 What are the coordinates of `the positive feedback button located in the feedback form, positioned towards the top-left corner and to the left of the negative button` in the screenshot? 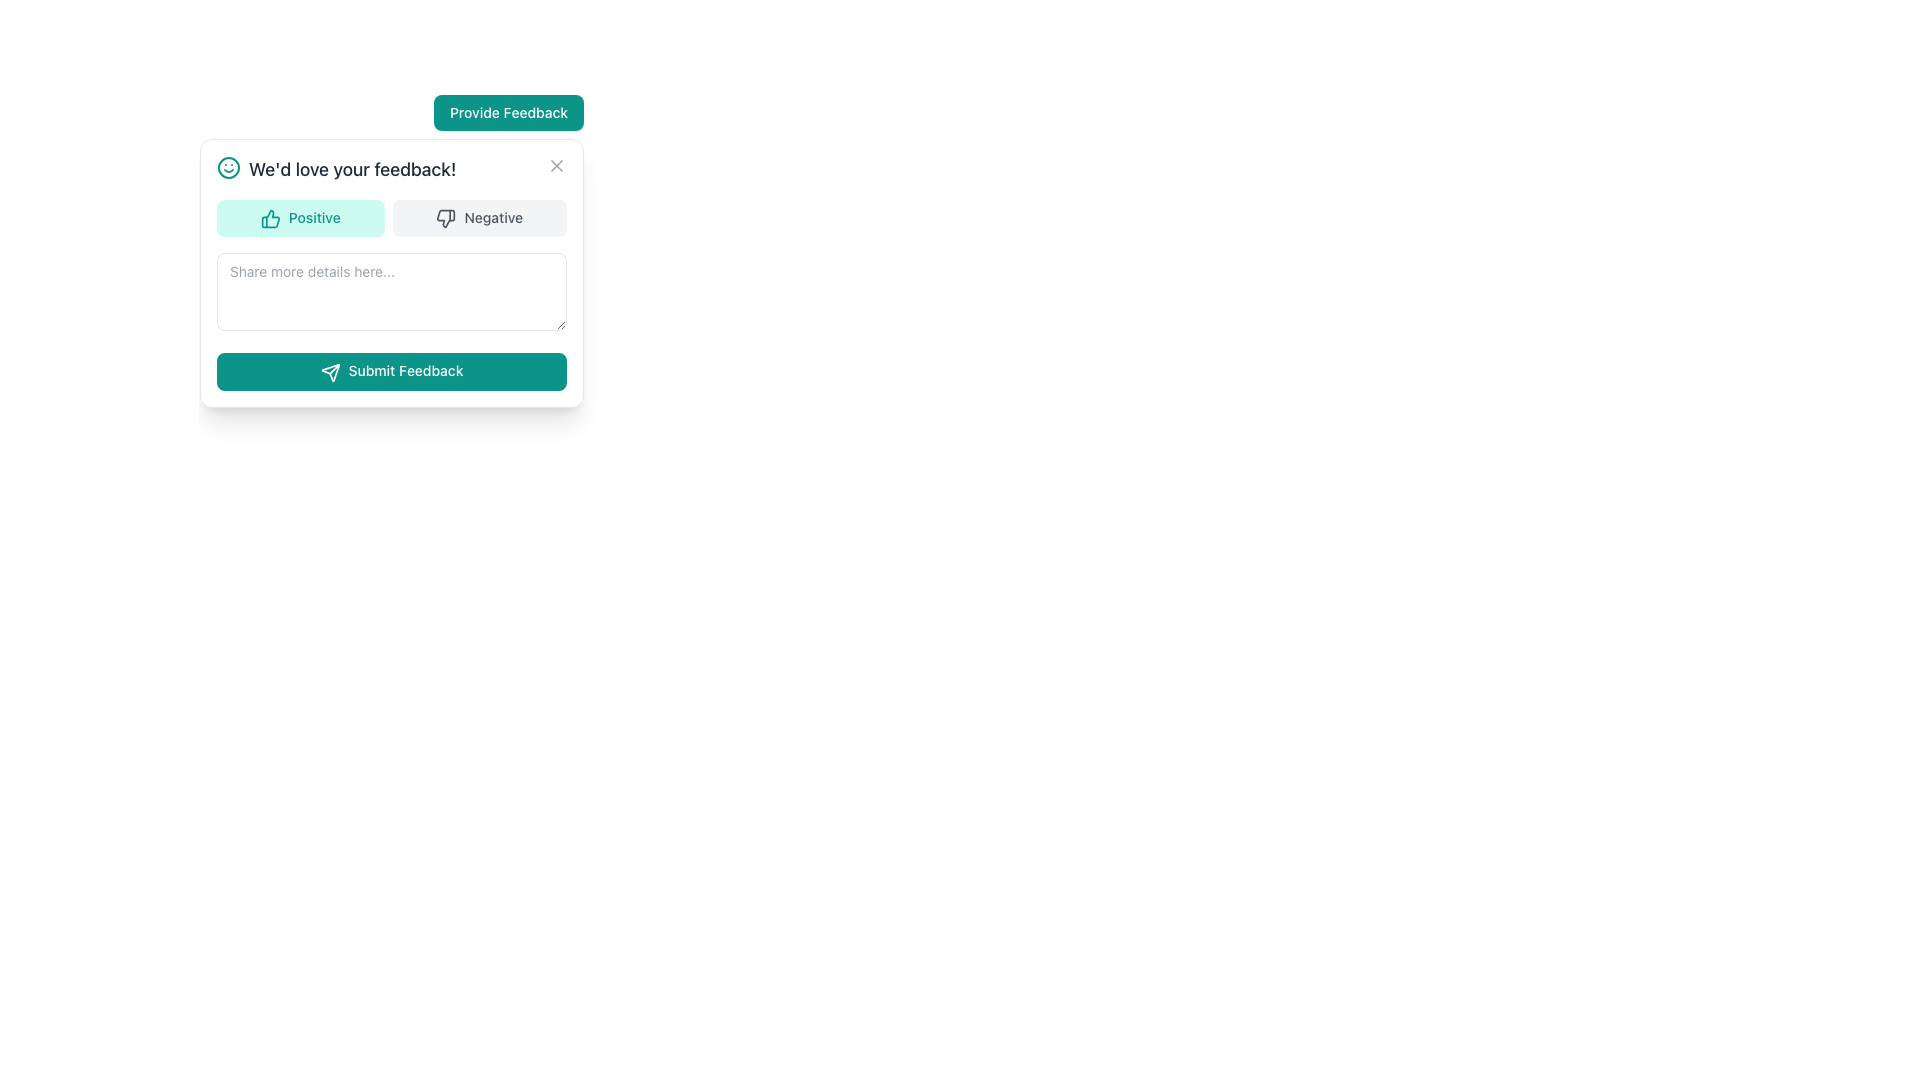 It's located at (299, 218).